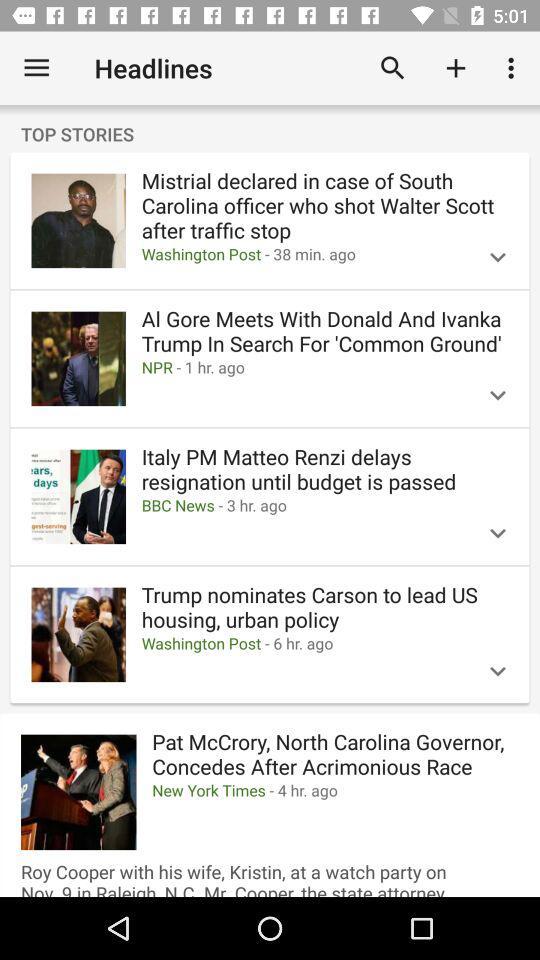 Image resolution: width=540 pixels, height=960 pixels. Describe the element at coordinates (496, 671) in the screenshot. I see `the expand_more icon` at that location.